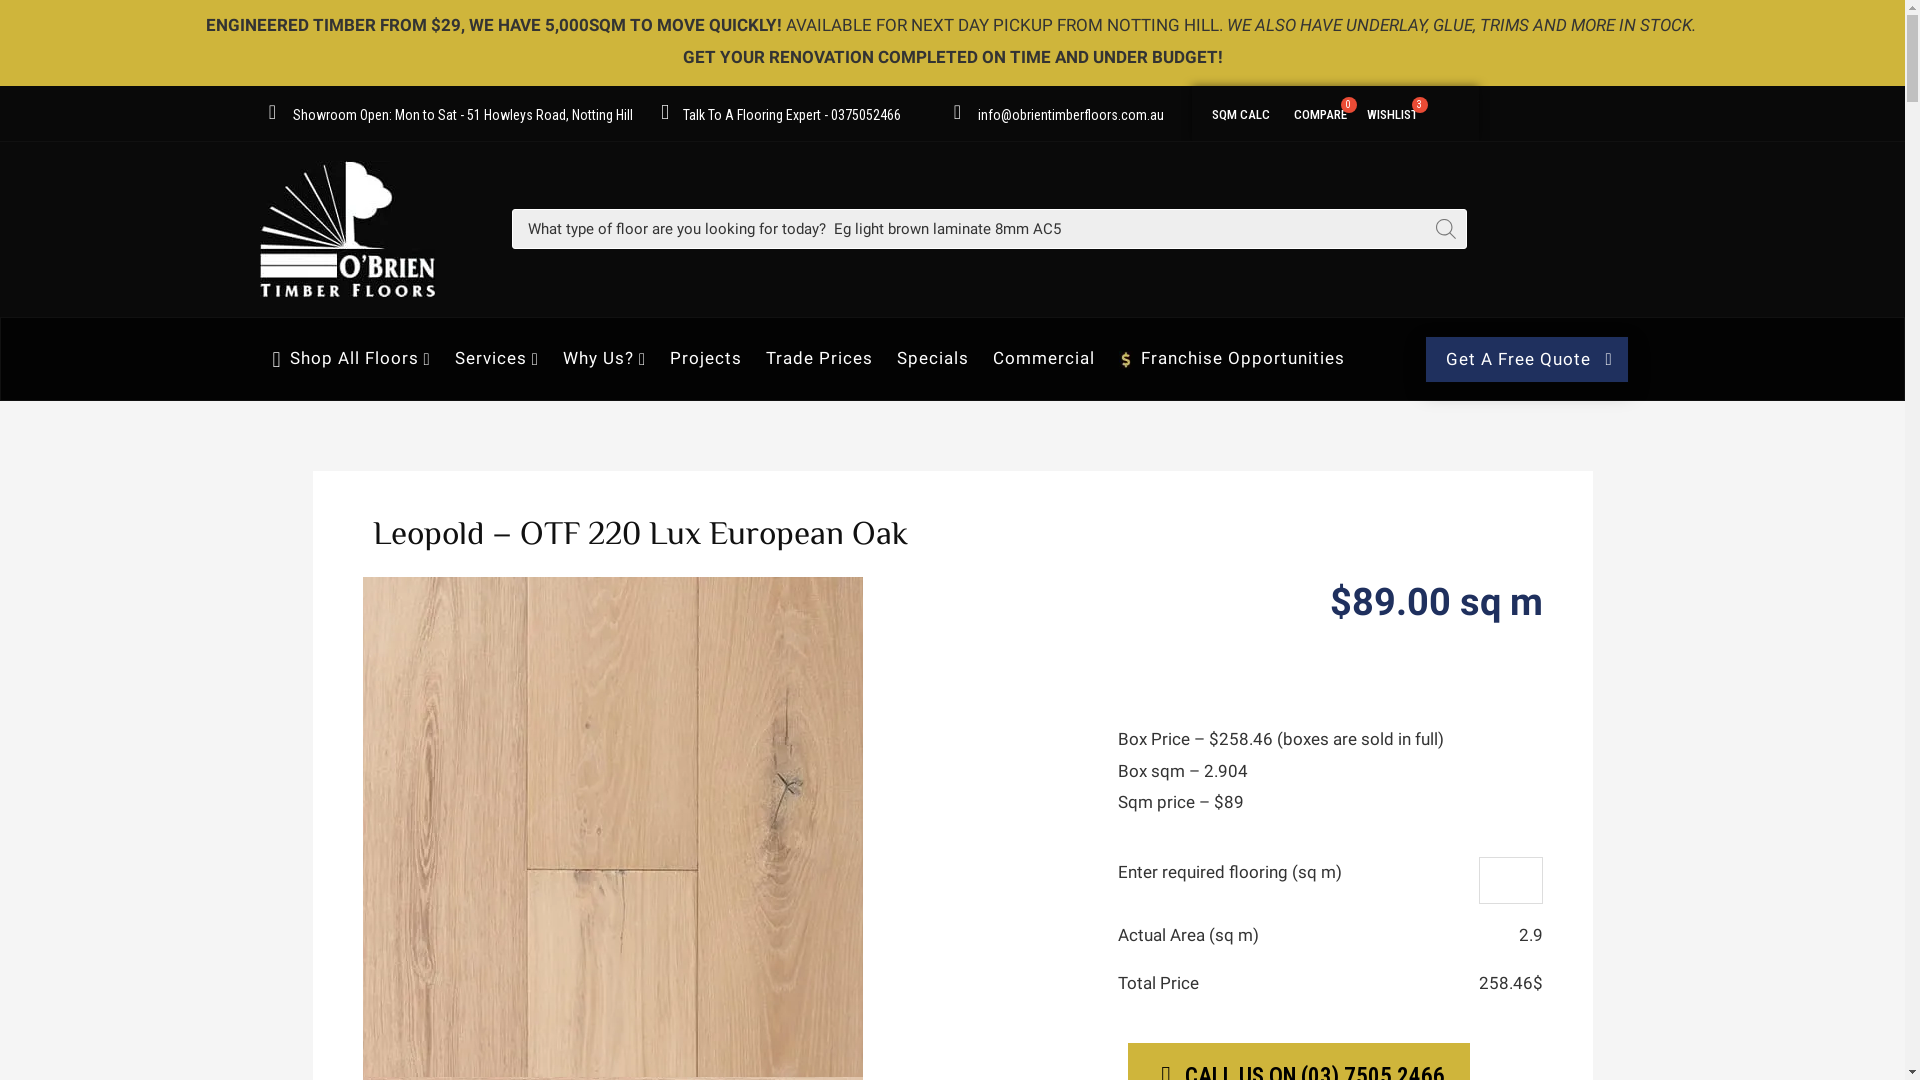 This screenshot has width=1920, height=1080. What do you see at coordinates (1525, 358) in the screenshot?
I see `'Get A Free Quote'` at bounding box center [1525, 358].